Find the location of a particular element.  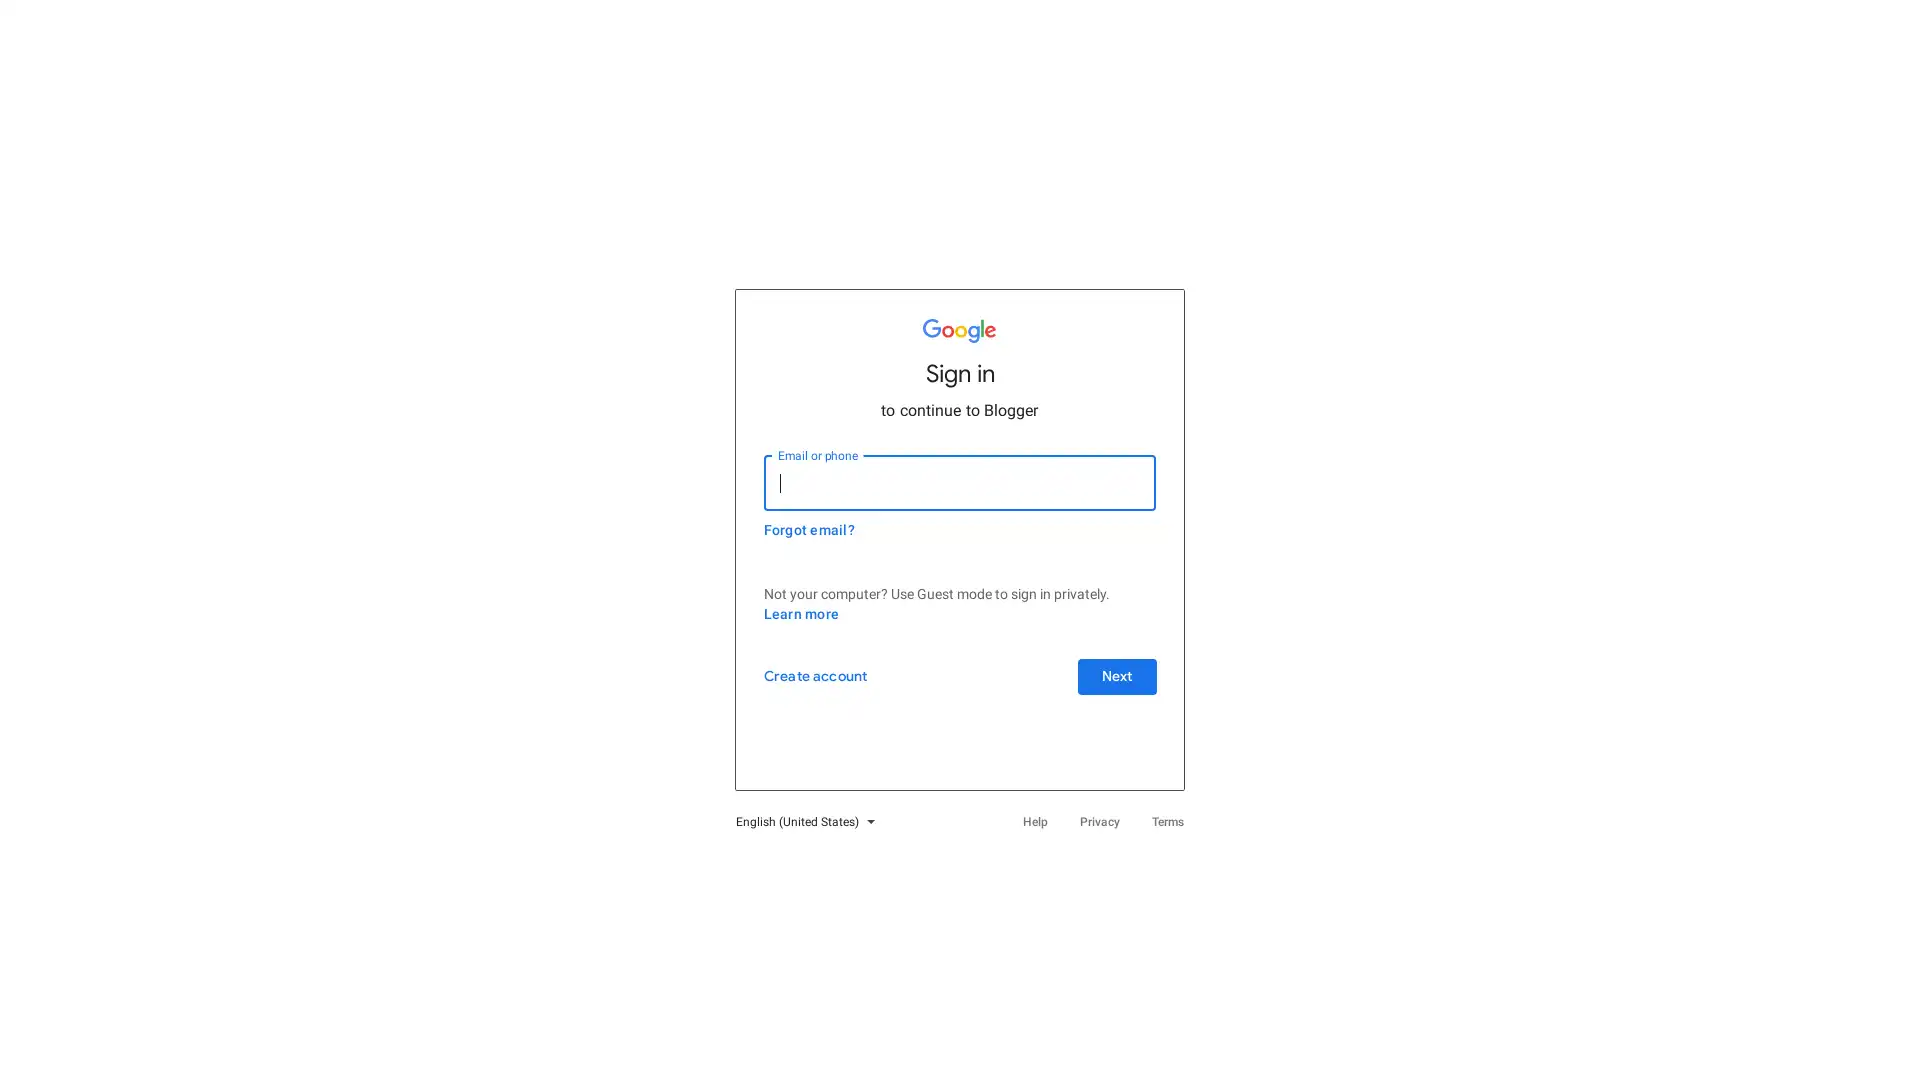

Forgot email? is located at coordinates (821, 547).